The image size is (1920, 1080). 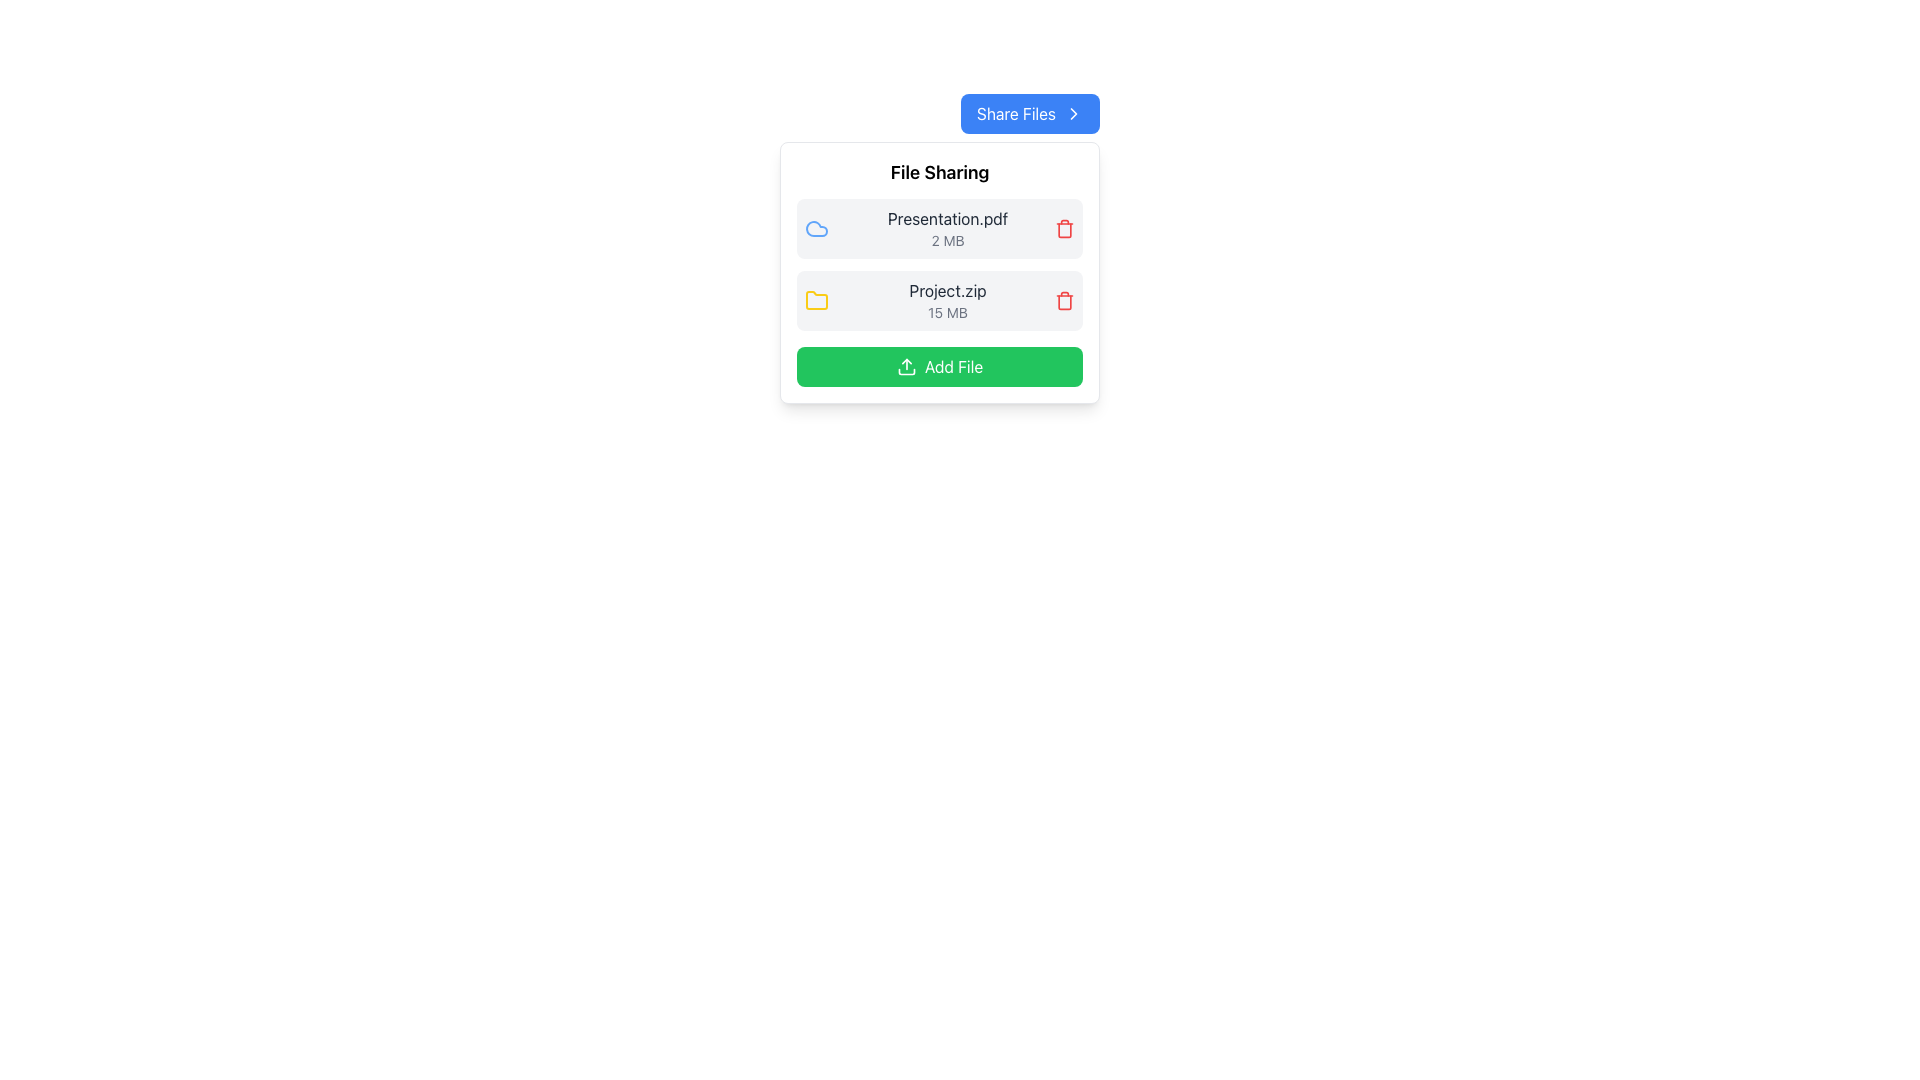 I want to click on the graphical icon (SVG) that visually represents a cloud-based association for the 'Presentation.pdf' file, located to the left of the filename in the file-sharing interface, so click(x=817, y=227).